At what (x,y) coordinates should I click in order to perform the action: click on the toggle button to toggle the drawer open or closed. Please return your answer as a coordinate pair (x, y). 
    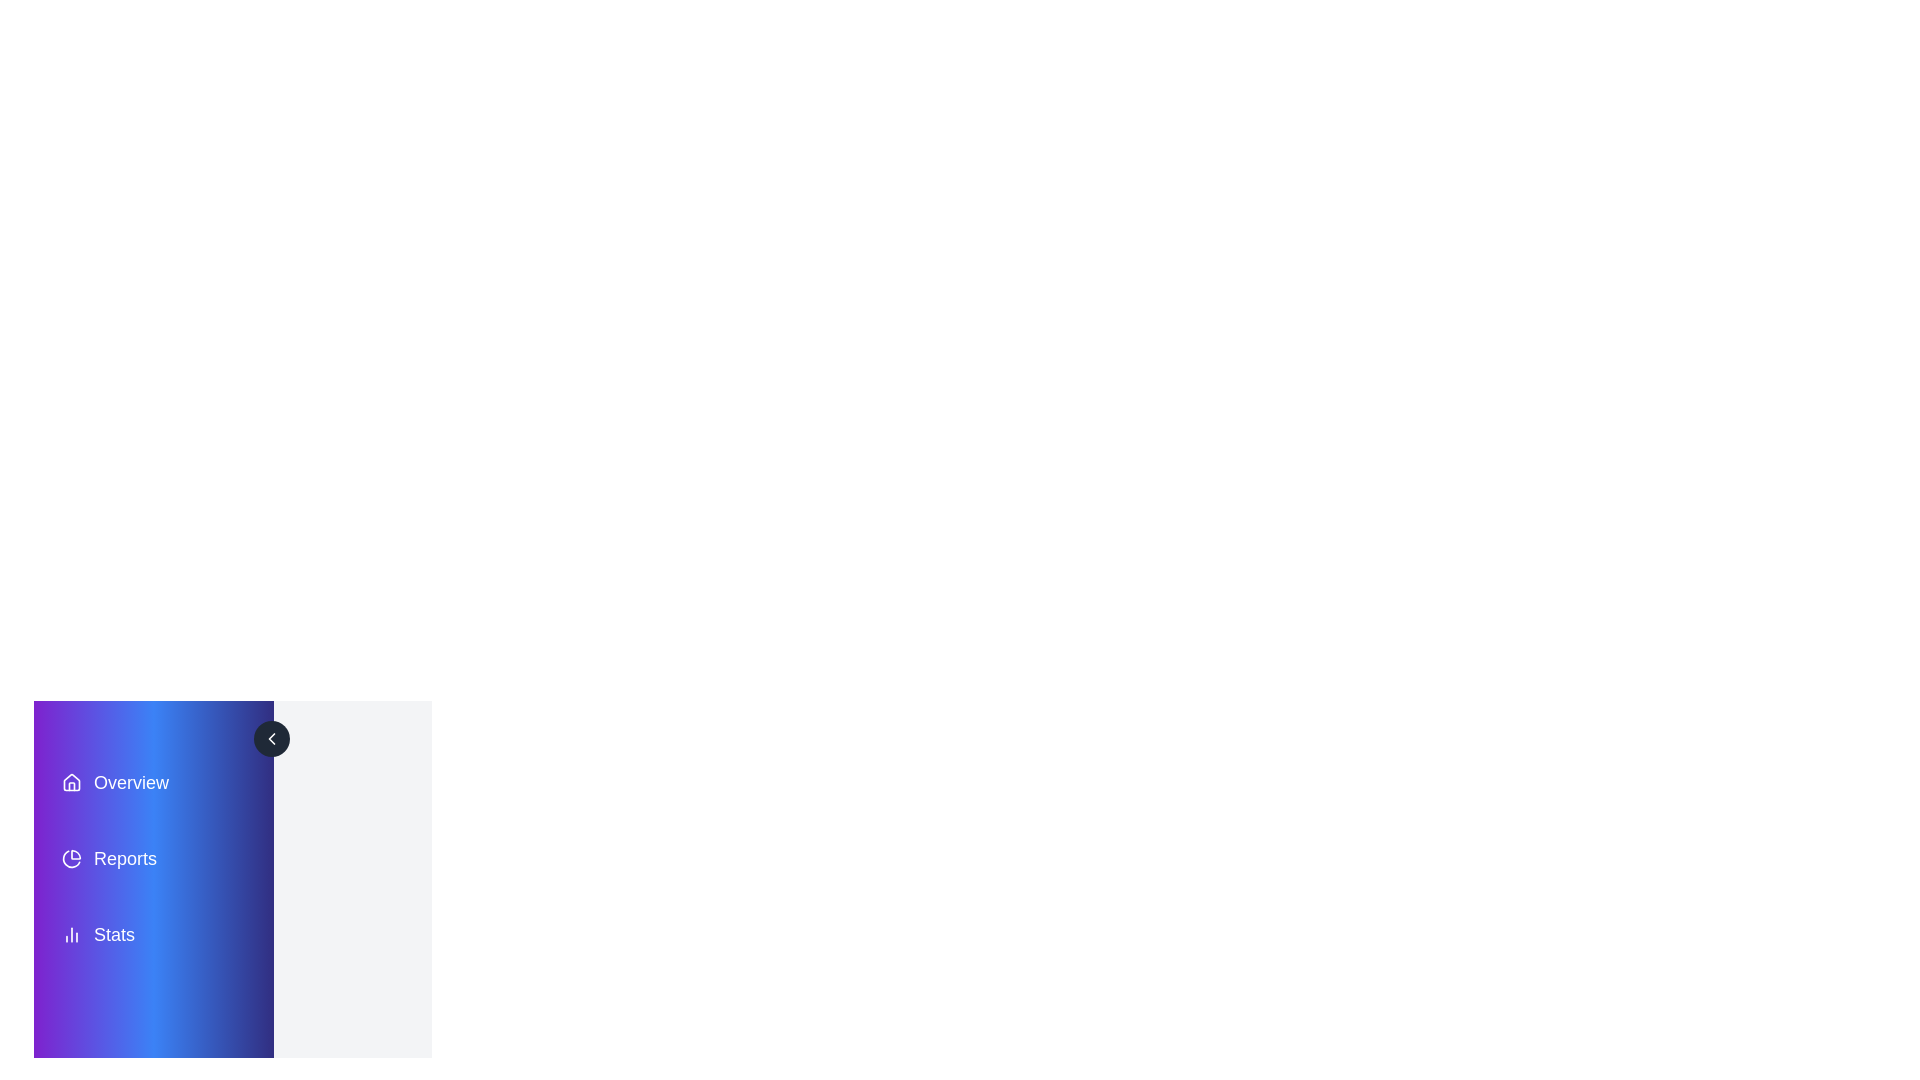
    Looking at the image, I should click on (271, 739).